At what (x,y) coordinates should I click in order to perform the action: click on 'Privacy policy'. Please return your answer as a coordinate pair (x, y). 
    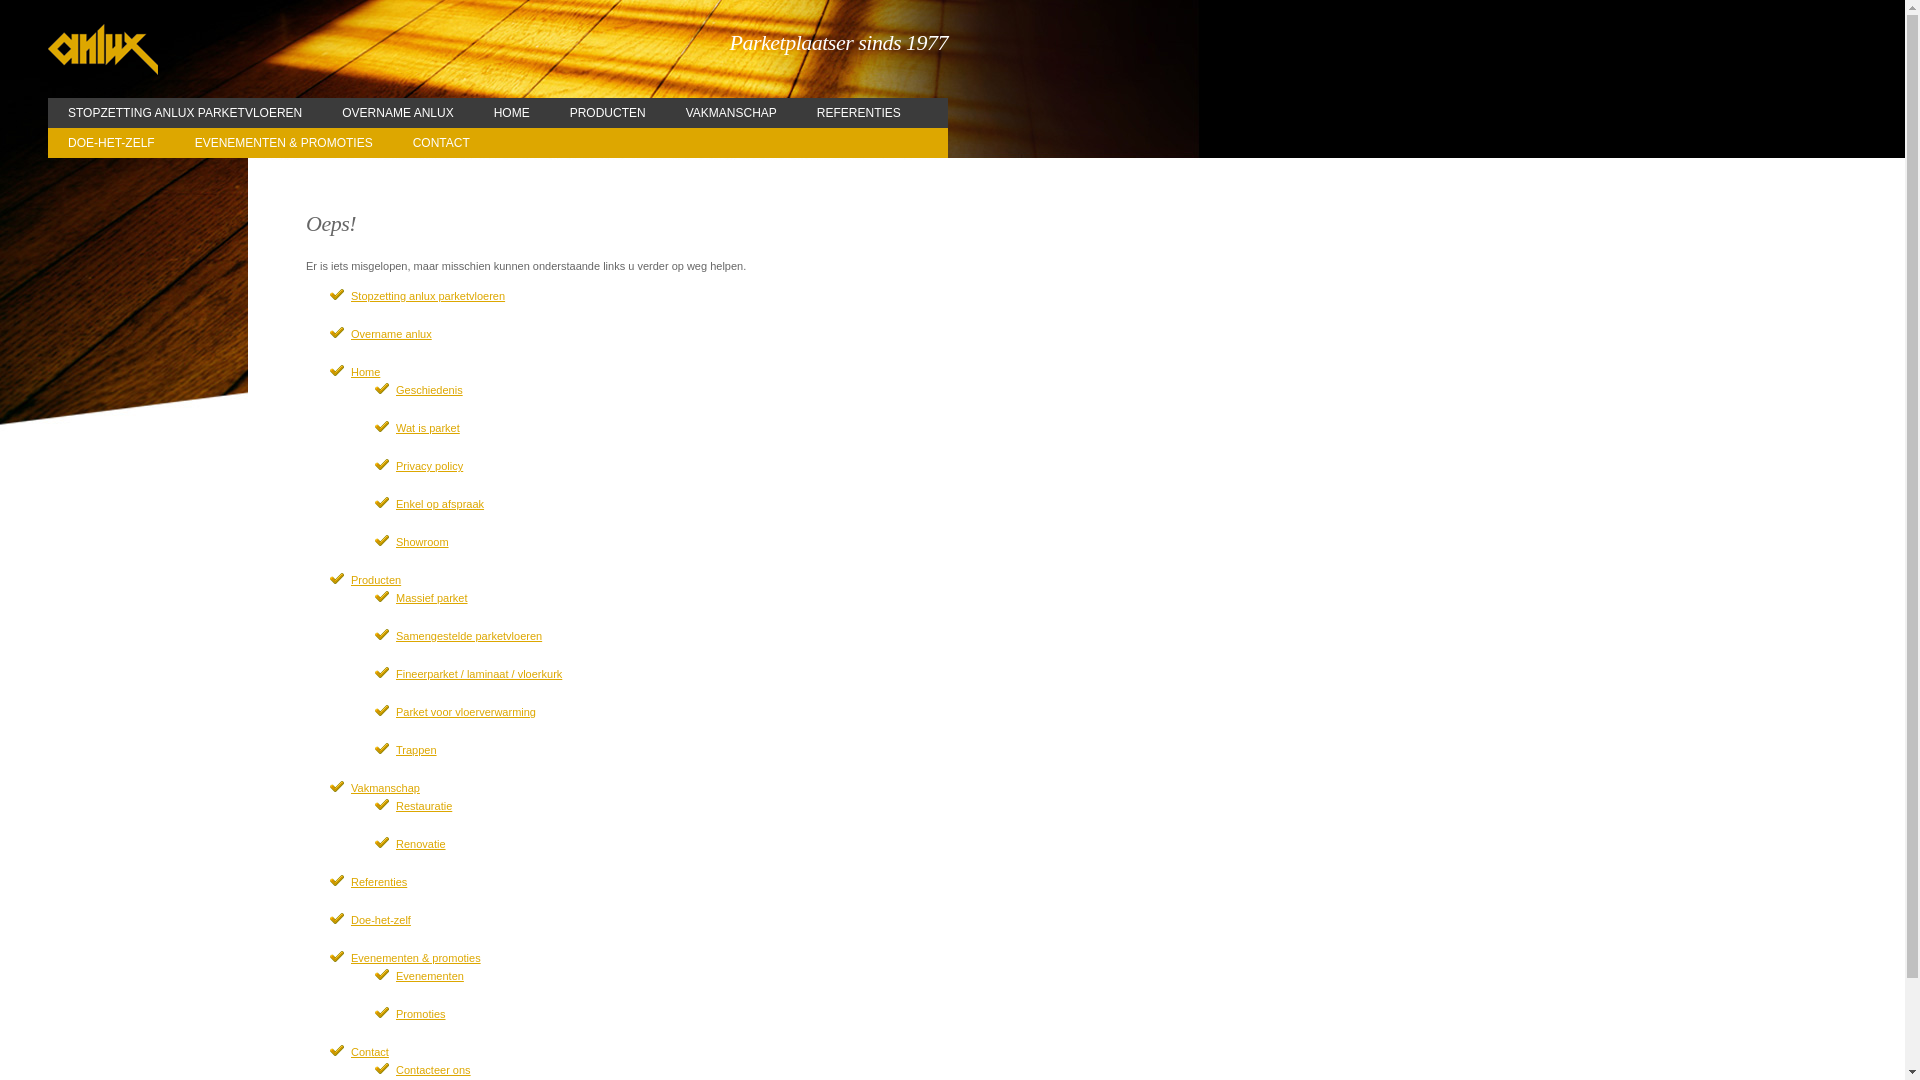
    Looking at the image, I should click on (428, 466).